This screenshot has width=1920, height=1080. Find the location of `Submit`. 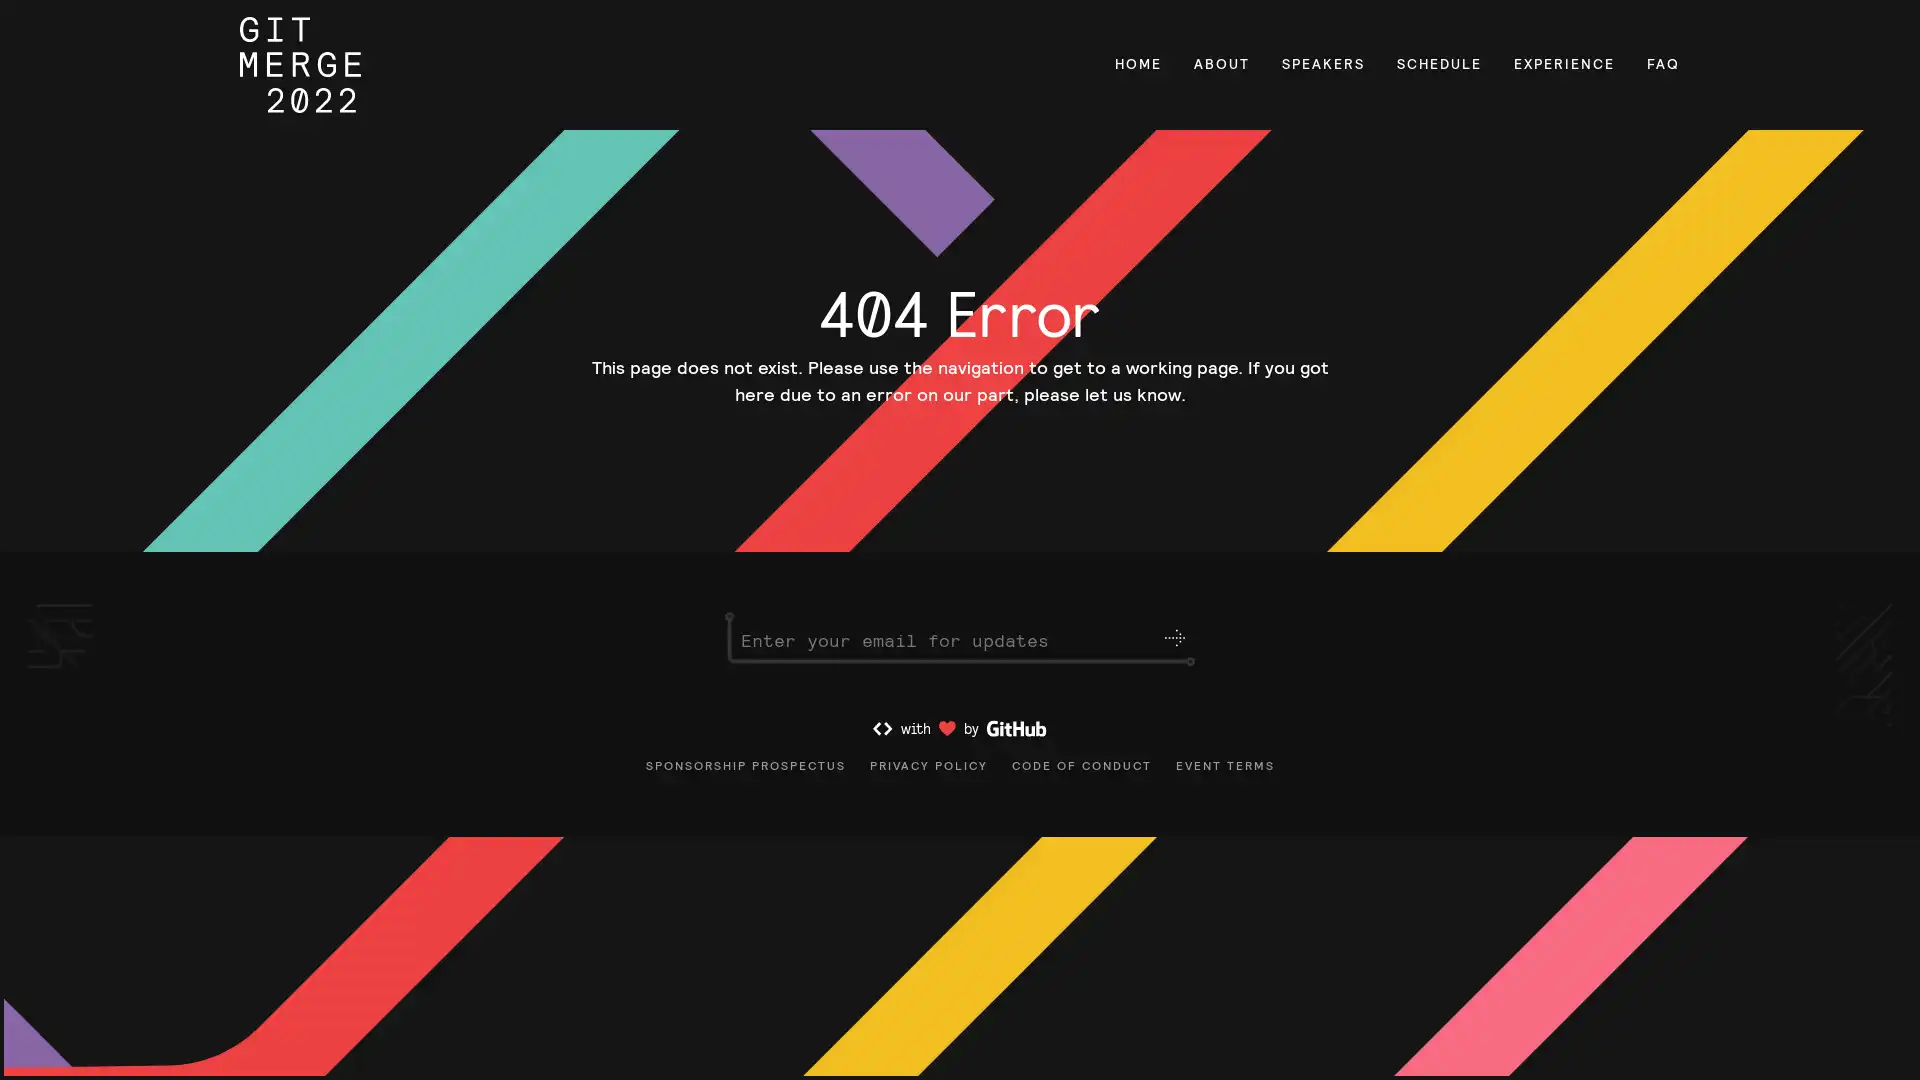

Submit is located at coordinates (1174, 640).